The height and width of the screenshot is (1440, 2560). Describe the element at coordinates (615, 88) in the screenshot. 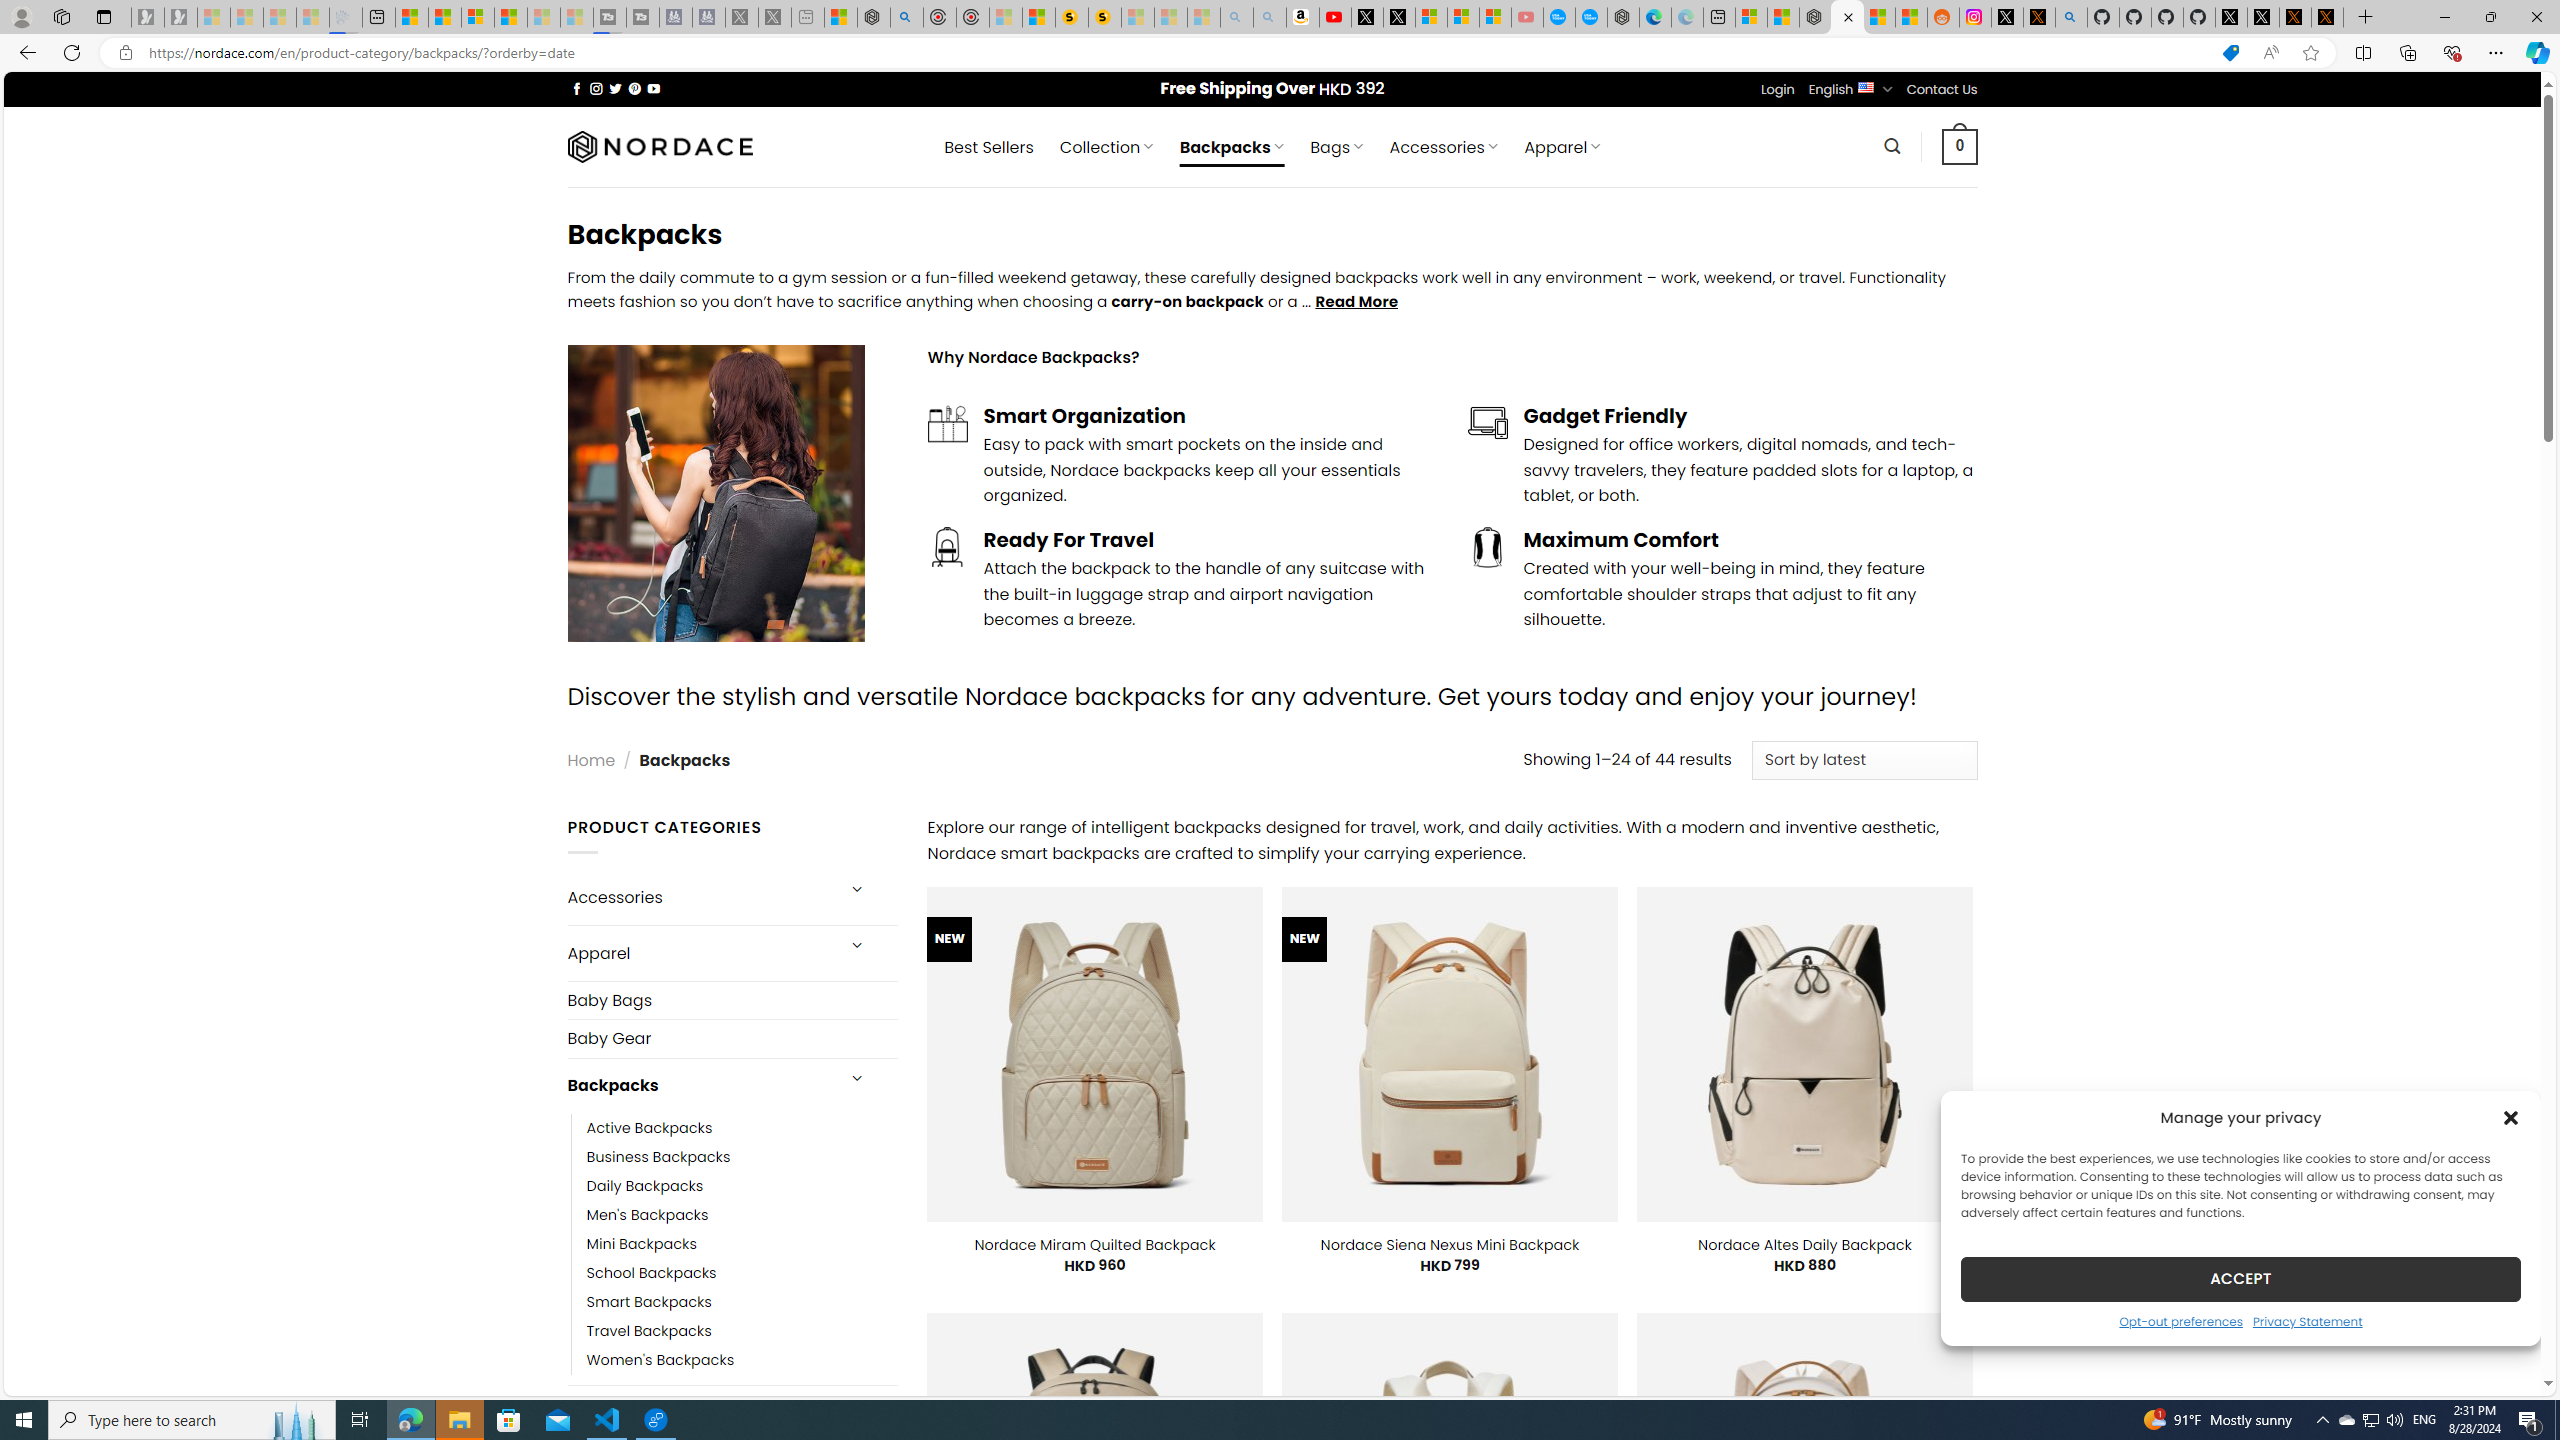

I see `'Follow on Twitter'` at that location.